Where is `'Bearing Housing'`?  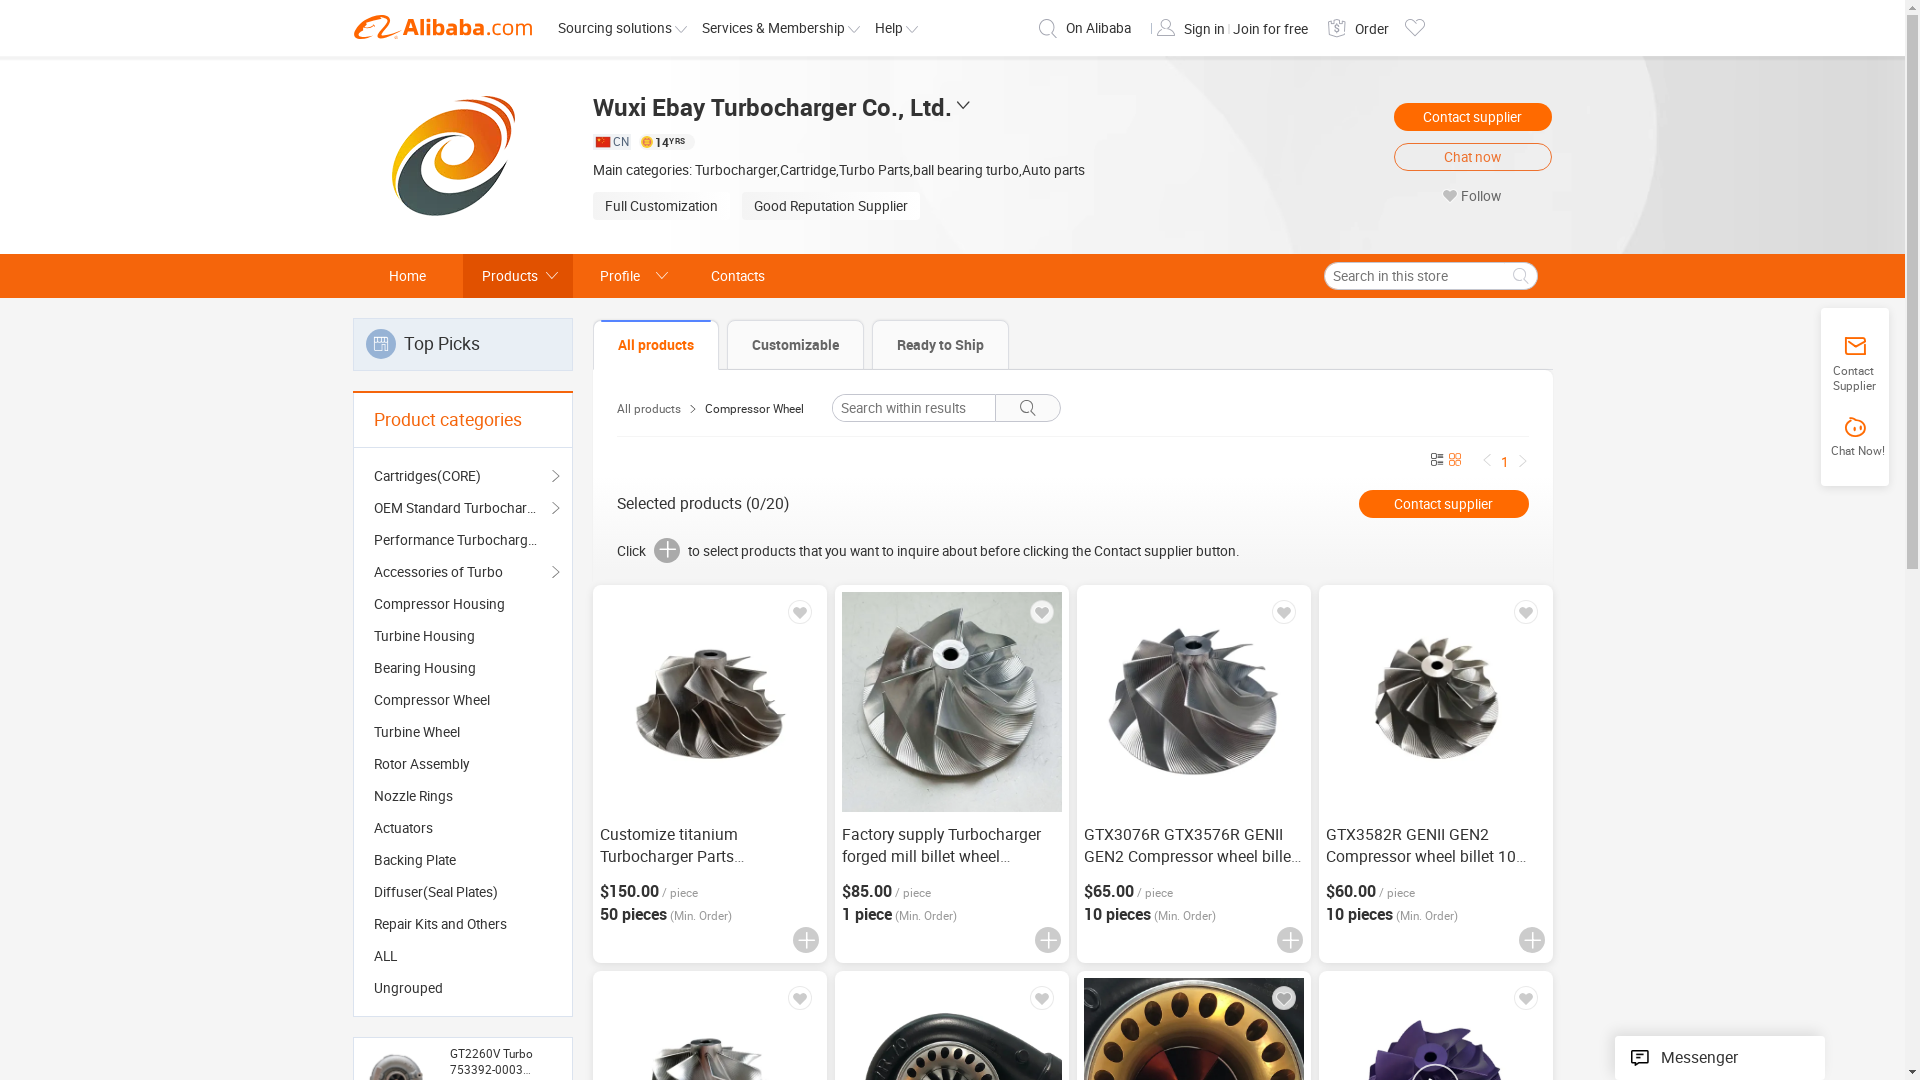
'Bearing Housing' is located at coordinates (461, 667).